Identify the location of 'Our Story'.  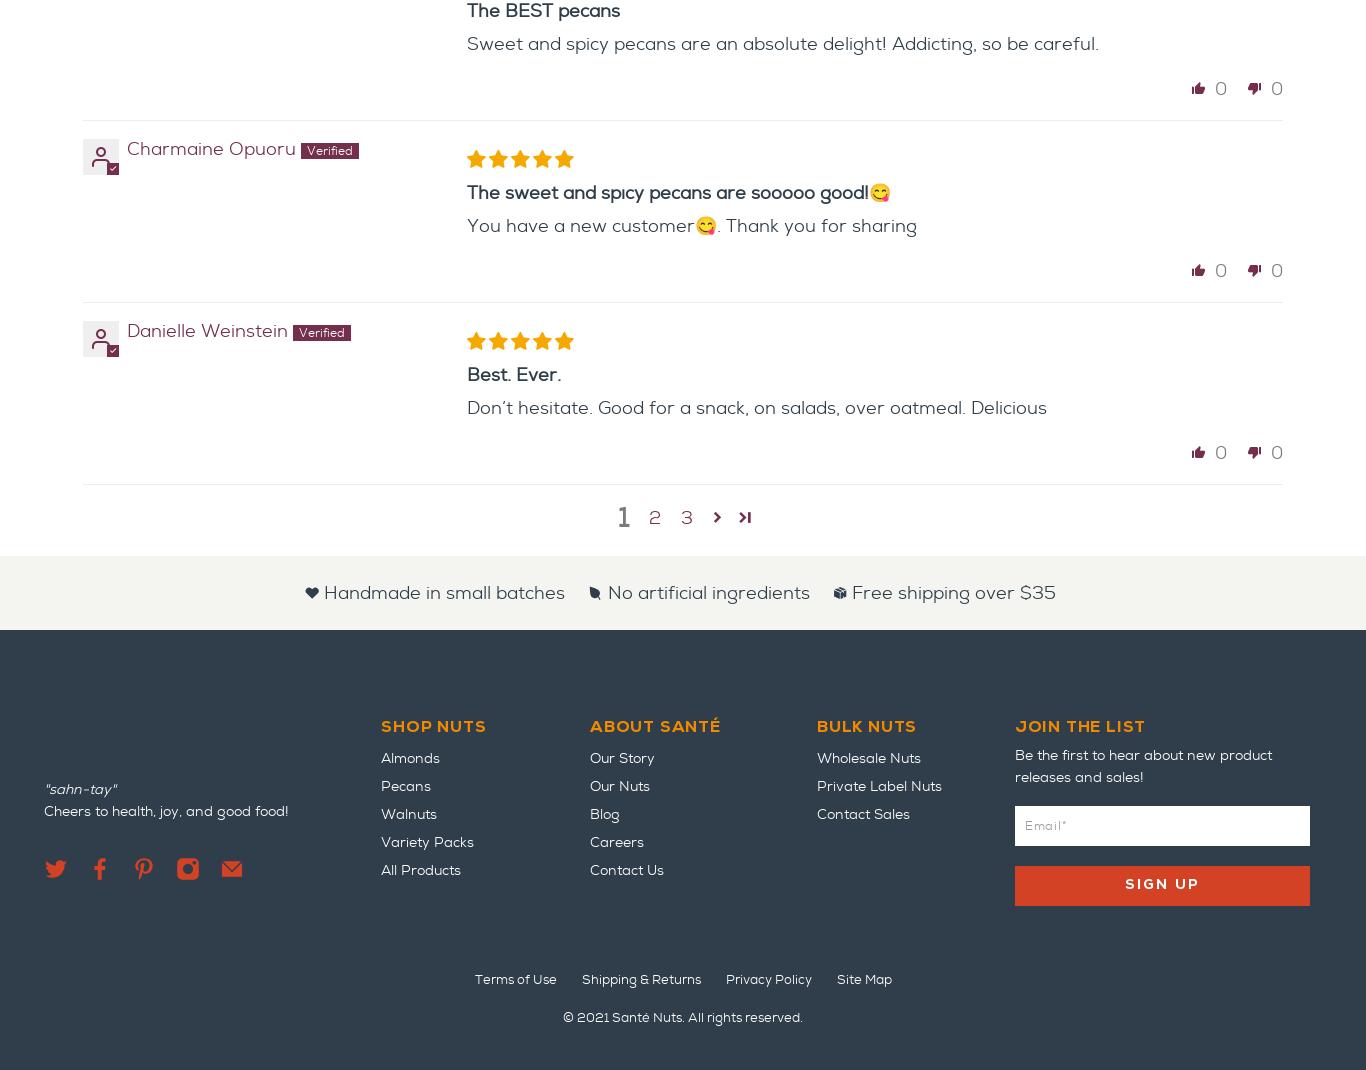
(620, 756).